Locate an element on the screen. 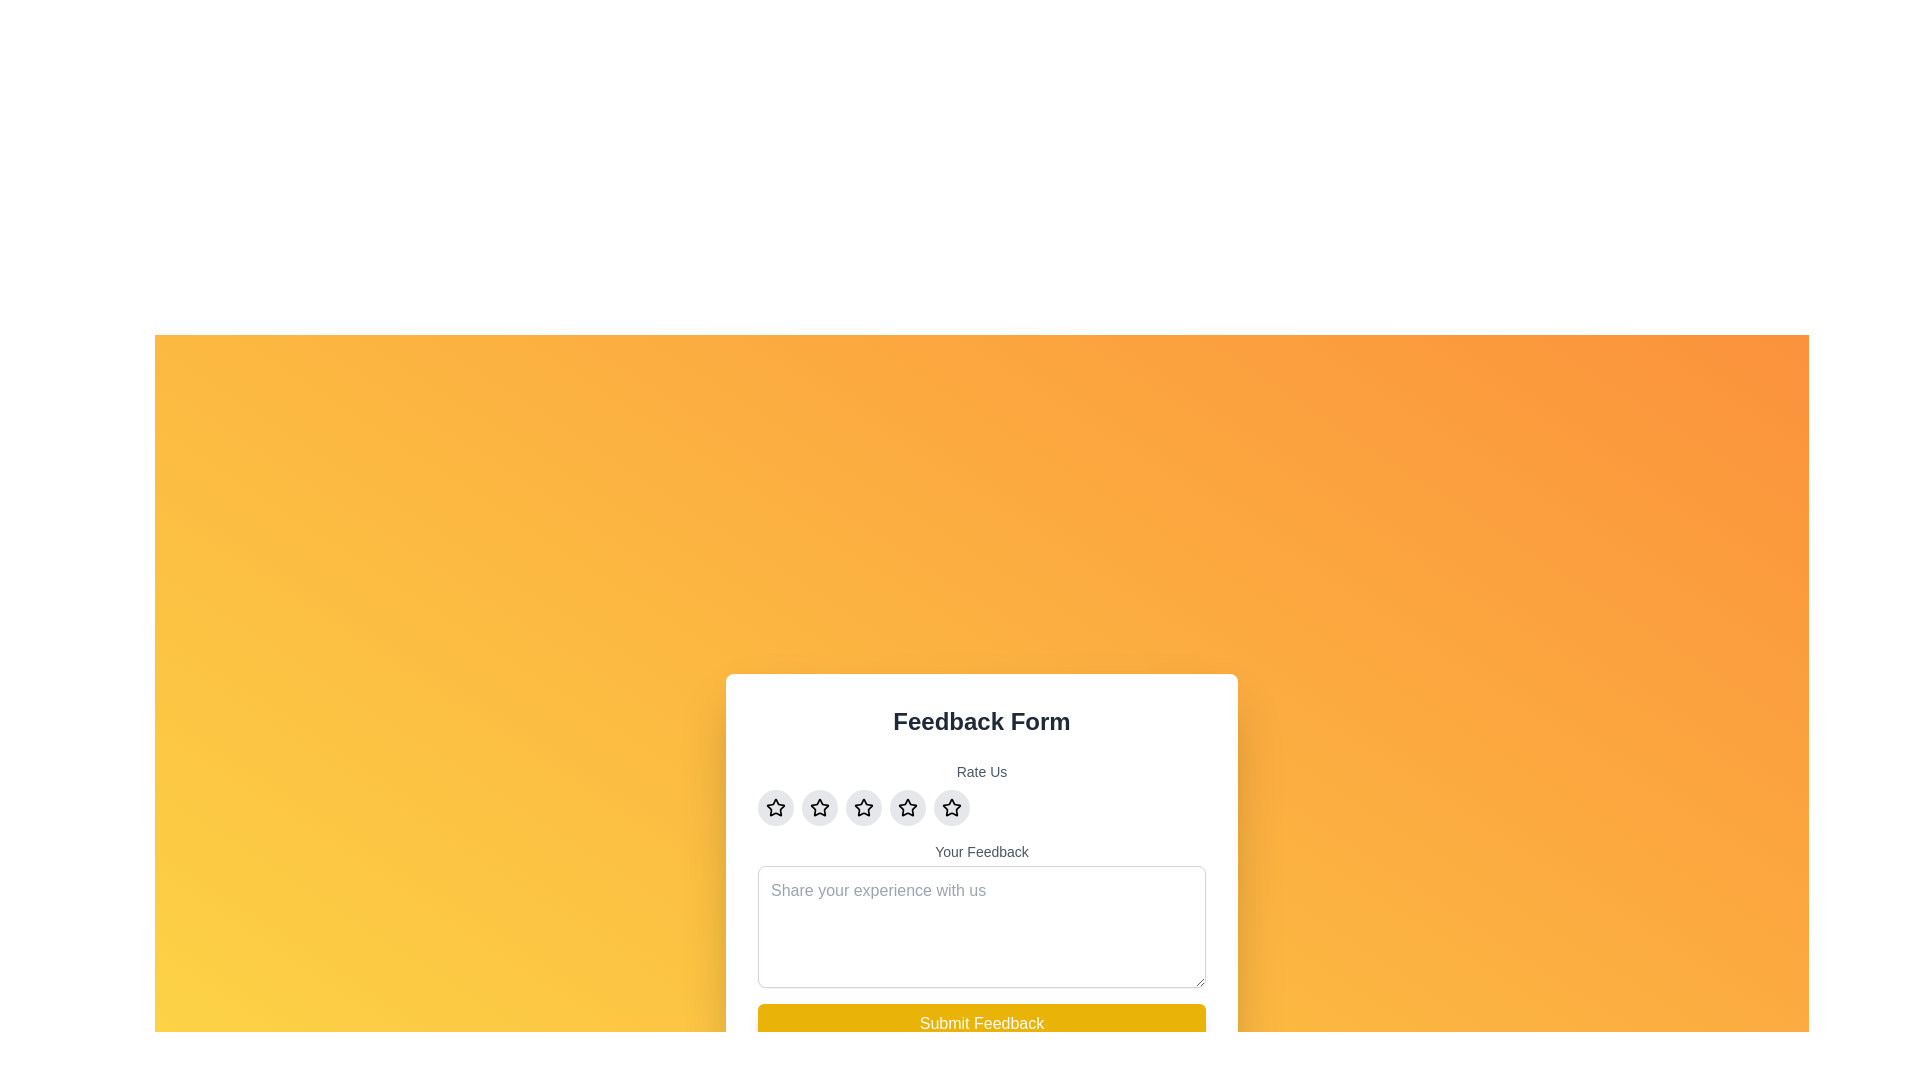 The image size is (1920, 1080). the second star-shaped icon in the rating system under the 'Rate Us' label is located at coordinates (820, 806).